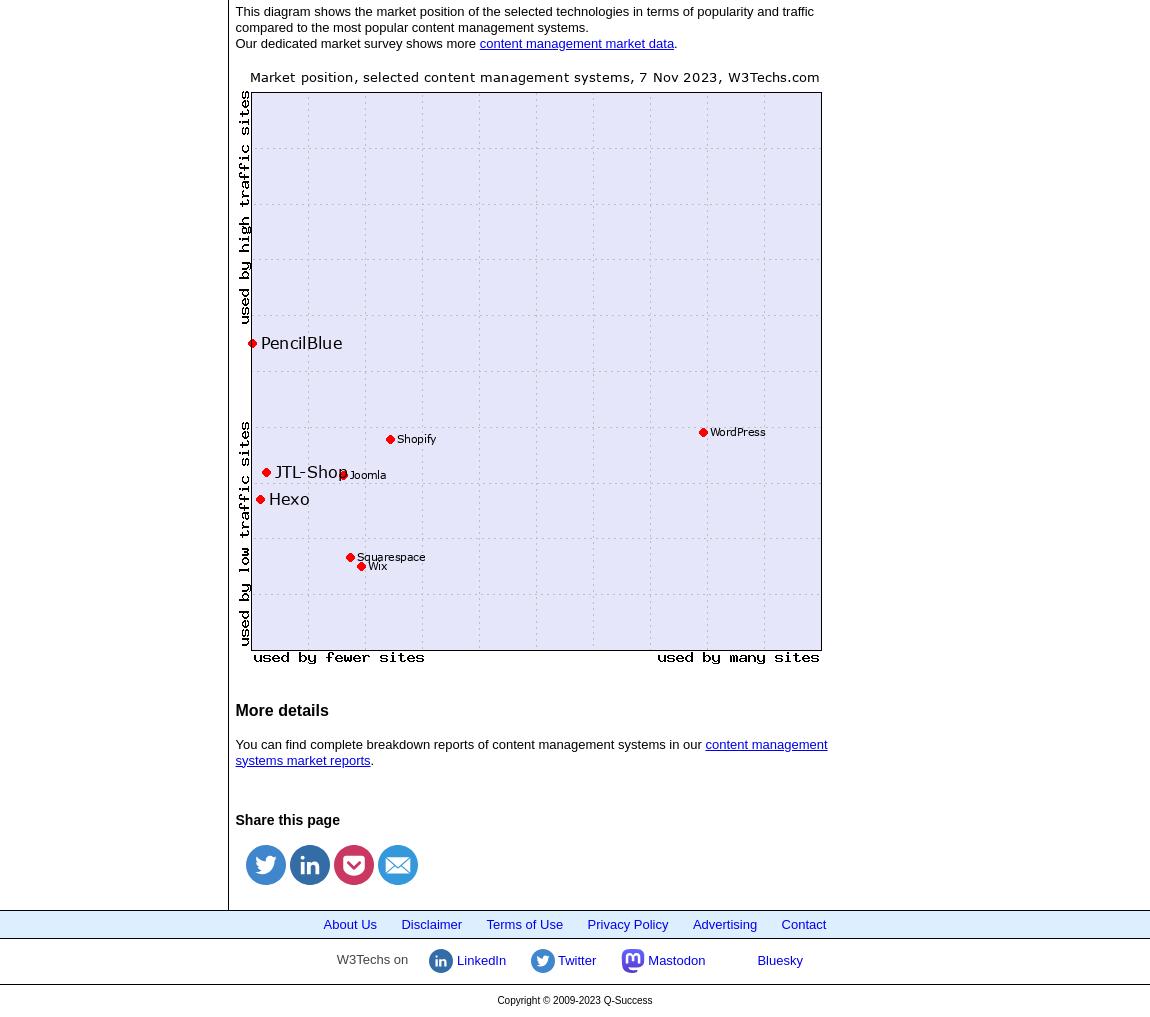 The width and height of the screenshot is (1150, 1017). What do you see at coordinates (431, 922) in the screenshot?
I see `'Disclaimer'` at bounding box center [431, 922].